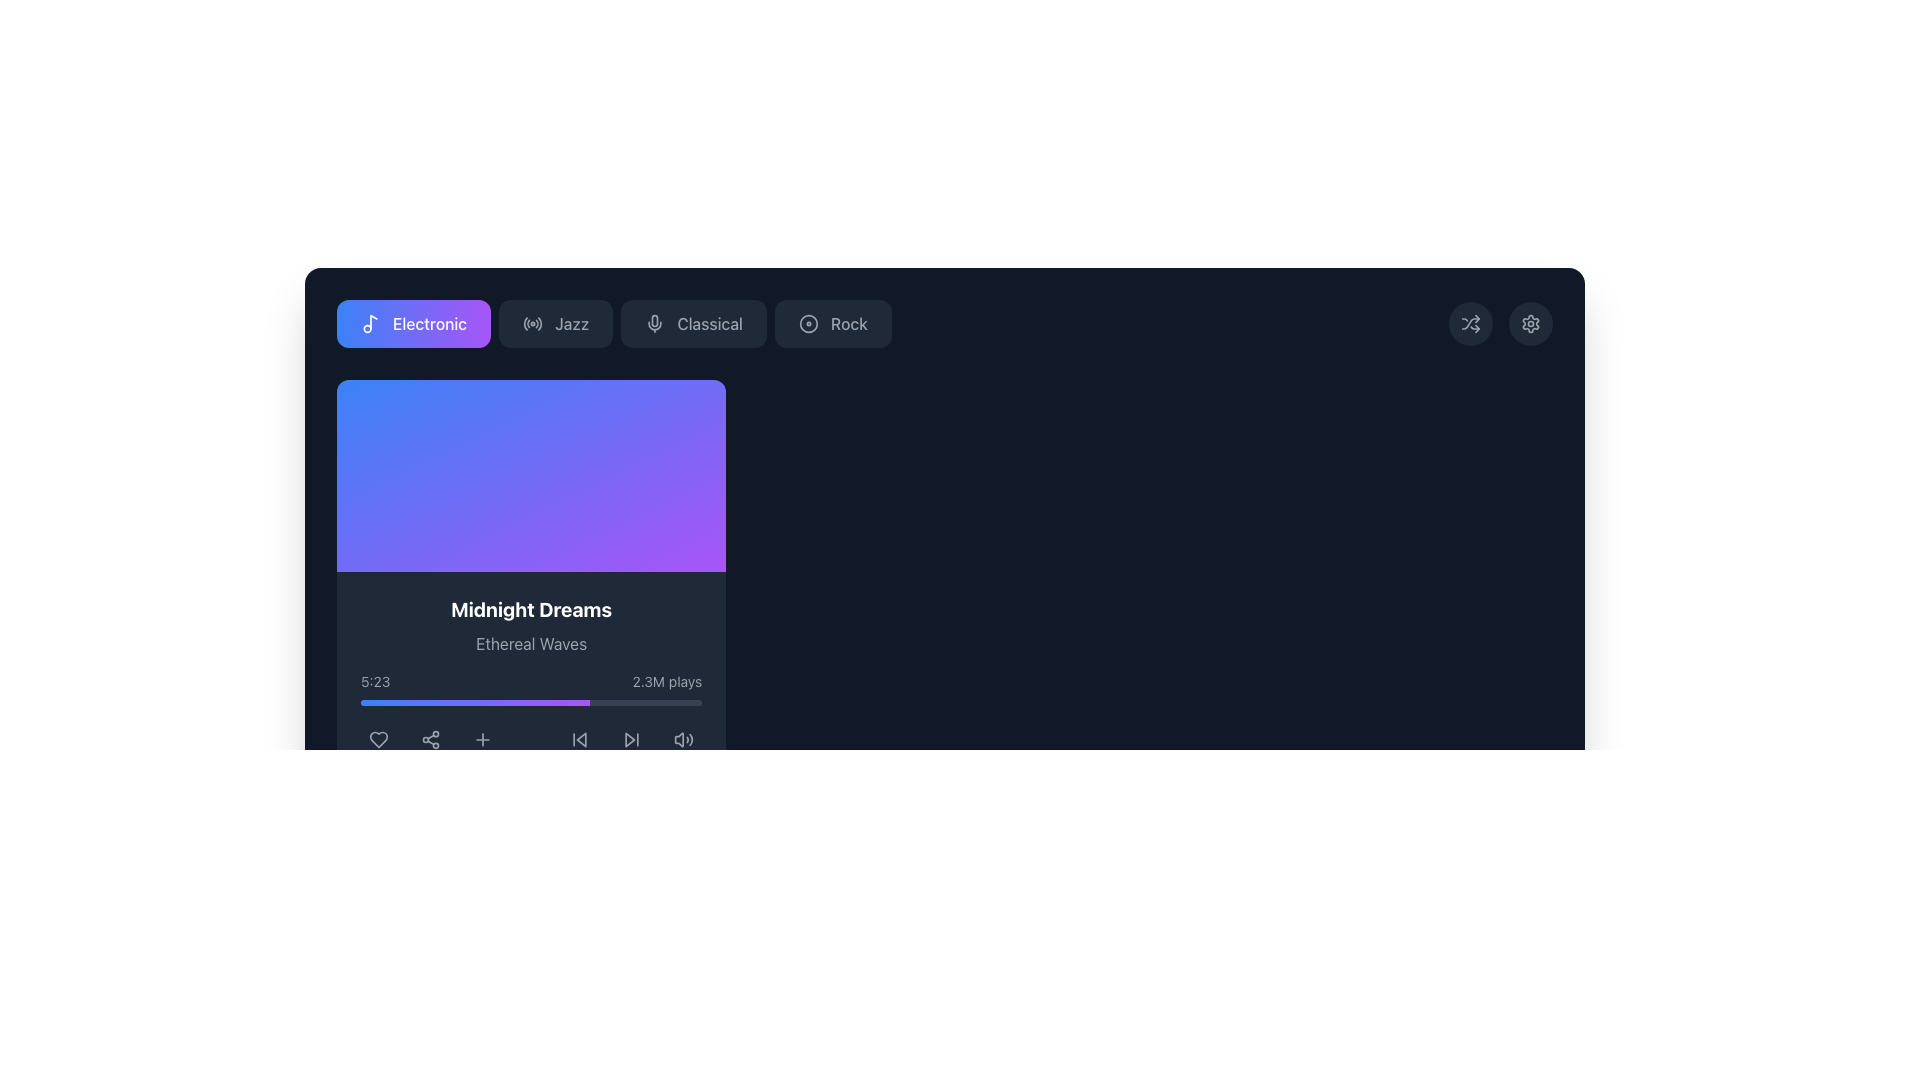 This screenshot has width=1920, height=1080. Describe the element at coordinates (370, 323) in the screenshot. I see `the music note icon located to the left of the text 'Electronic' in the button` at that location.